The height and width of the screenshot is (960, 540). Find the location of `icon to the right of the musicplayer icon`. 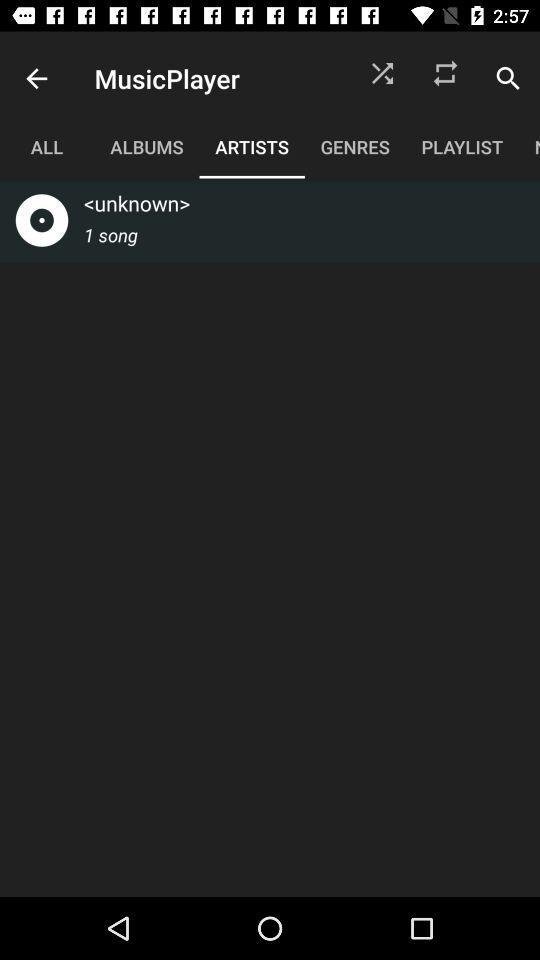

icon to the right of the musicplayer icon is located at coordinates (382, 78).